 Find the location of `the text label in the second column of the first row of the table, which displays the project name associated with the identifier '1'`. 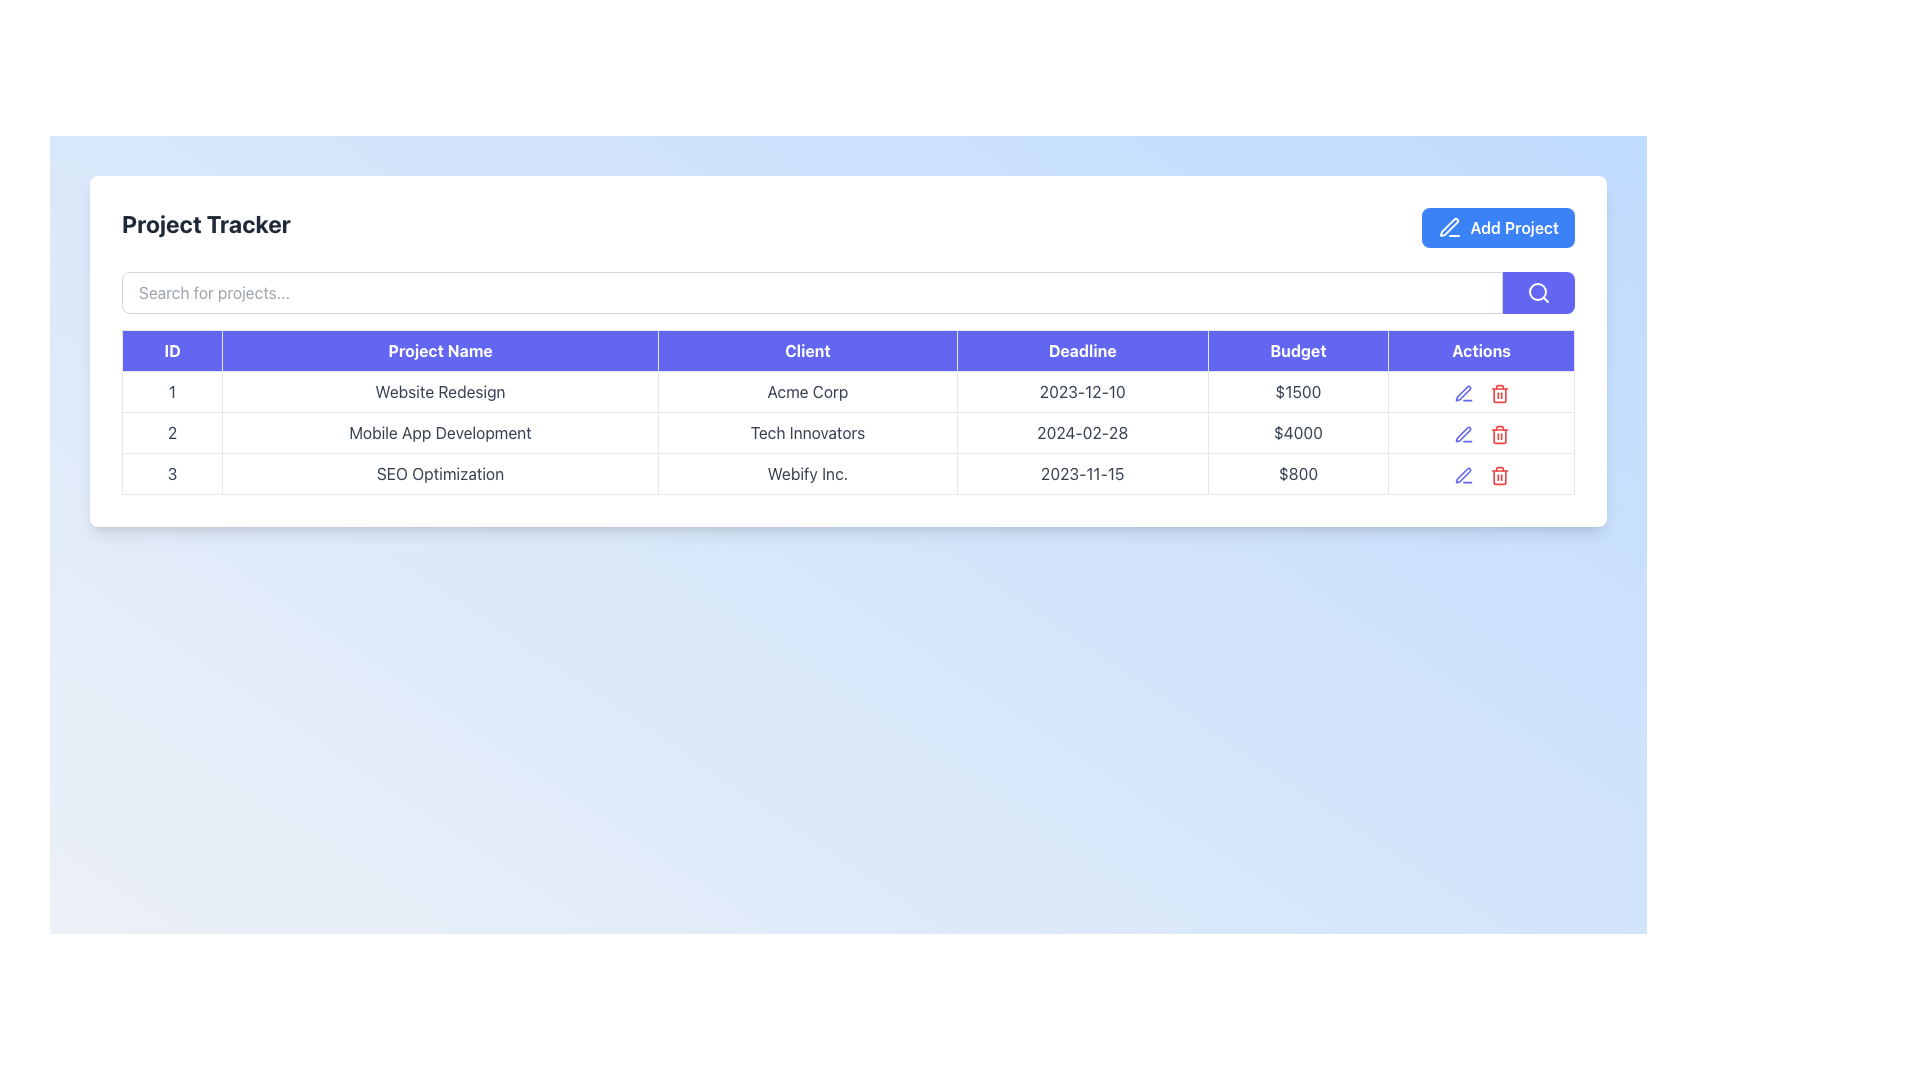

the text label in the second column of the first row of the table, which displays the project name associated with the identifier '1' is located at coordinates (439, 392).